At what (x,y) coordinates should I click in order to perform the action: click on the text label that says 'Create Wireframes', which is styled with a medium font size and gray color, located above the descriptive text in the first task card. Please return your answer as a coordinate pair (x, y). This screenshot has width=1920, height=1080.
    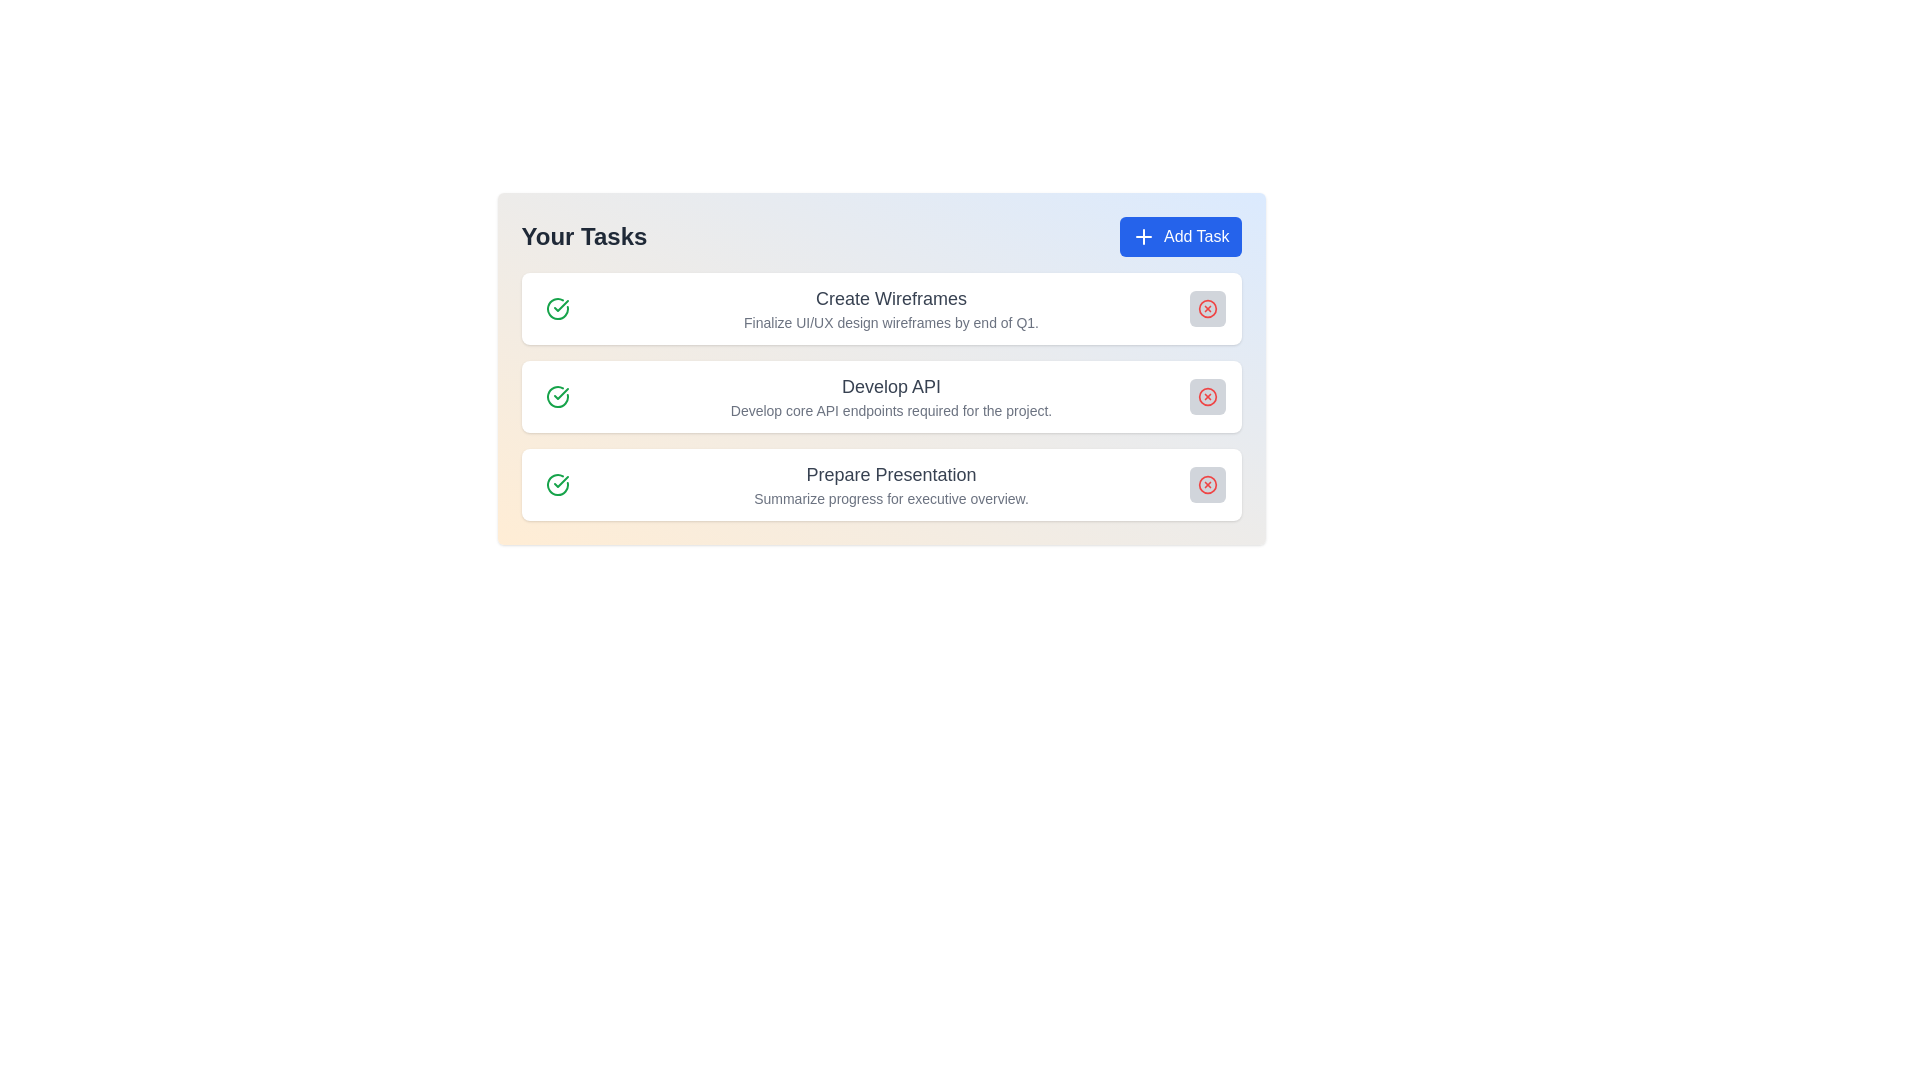
    Looking at the image, I should click on (890, 299).